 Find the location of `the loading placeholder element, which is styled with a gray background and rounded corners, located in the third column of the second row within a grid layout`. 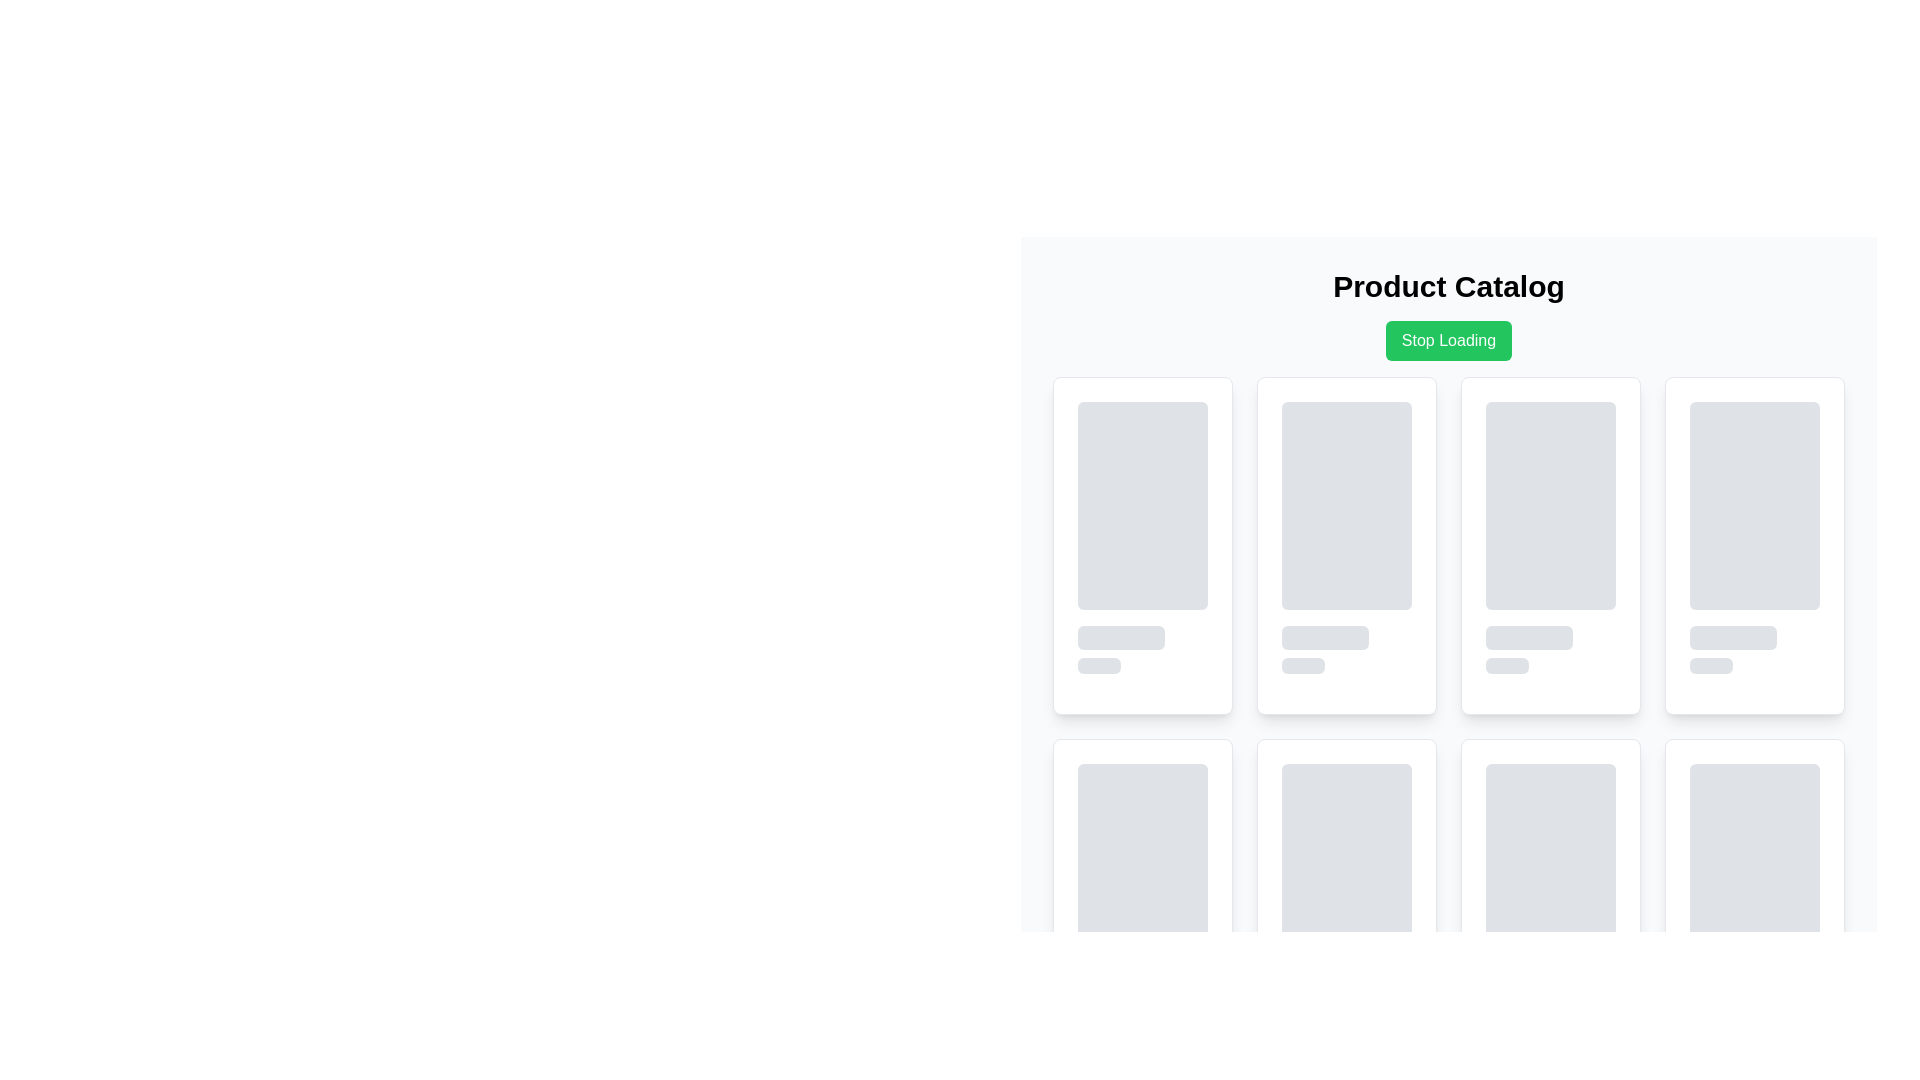

the loading placeholder element, which is styled with a gray background and rounded corners, located in the third column of the second row within a grid layout is located at coordinates (1549, 898).